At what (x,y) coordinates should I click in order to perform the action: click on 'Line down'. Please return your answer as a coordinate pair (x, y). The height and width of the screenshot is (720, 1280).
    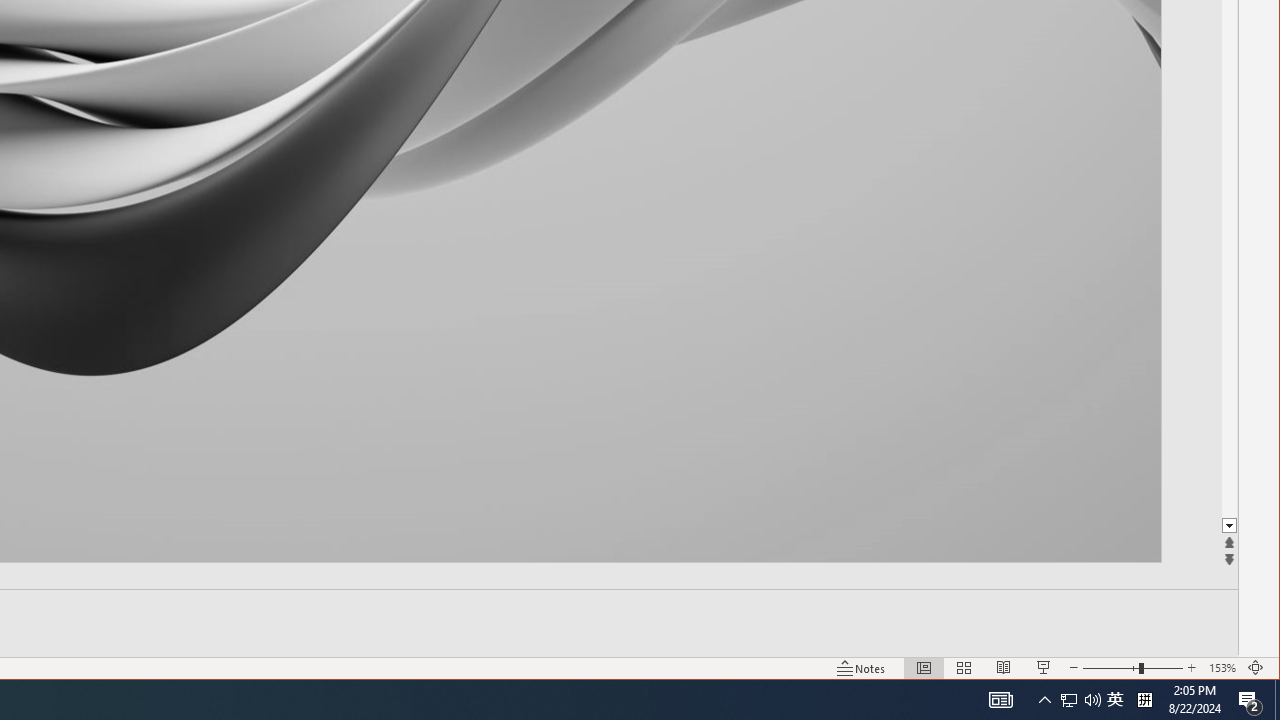
    Looking at the image, I should click on (1228, 525).